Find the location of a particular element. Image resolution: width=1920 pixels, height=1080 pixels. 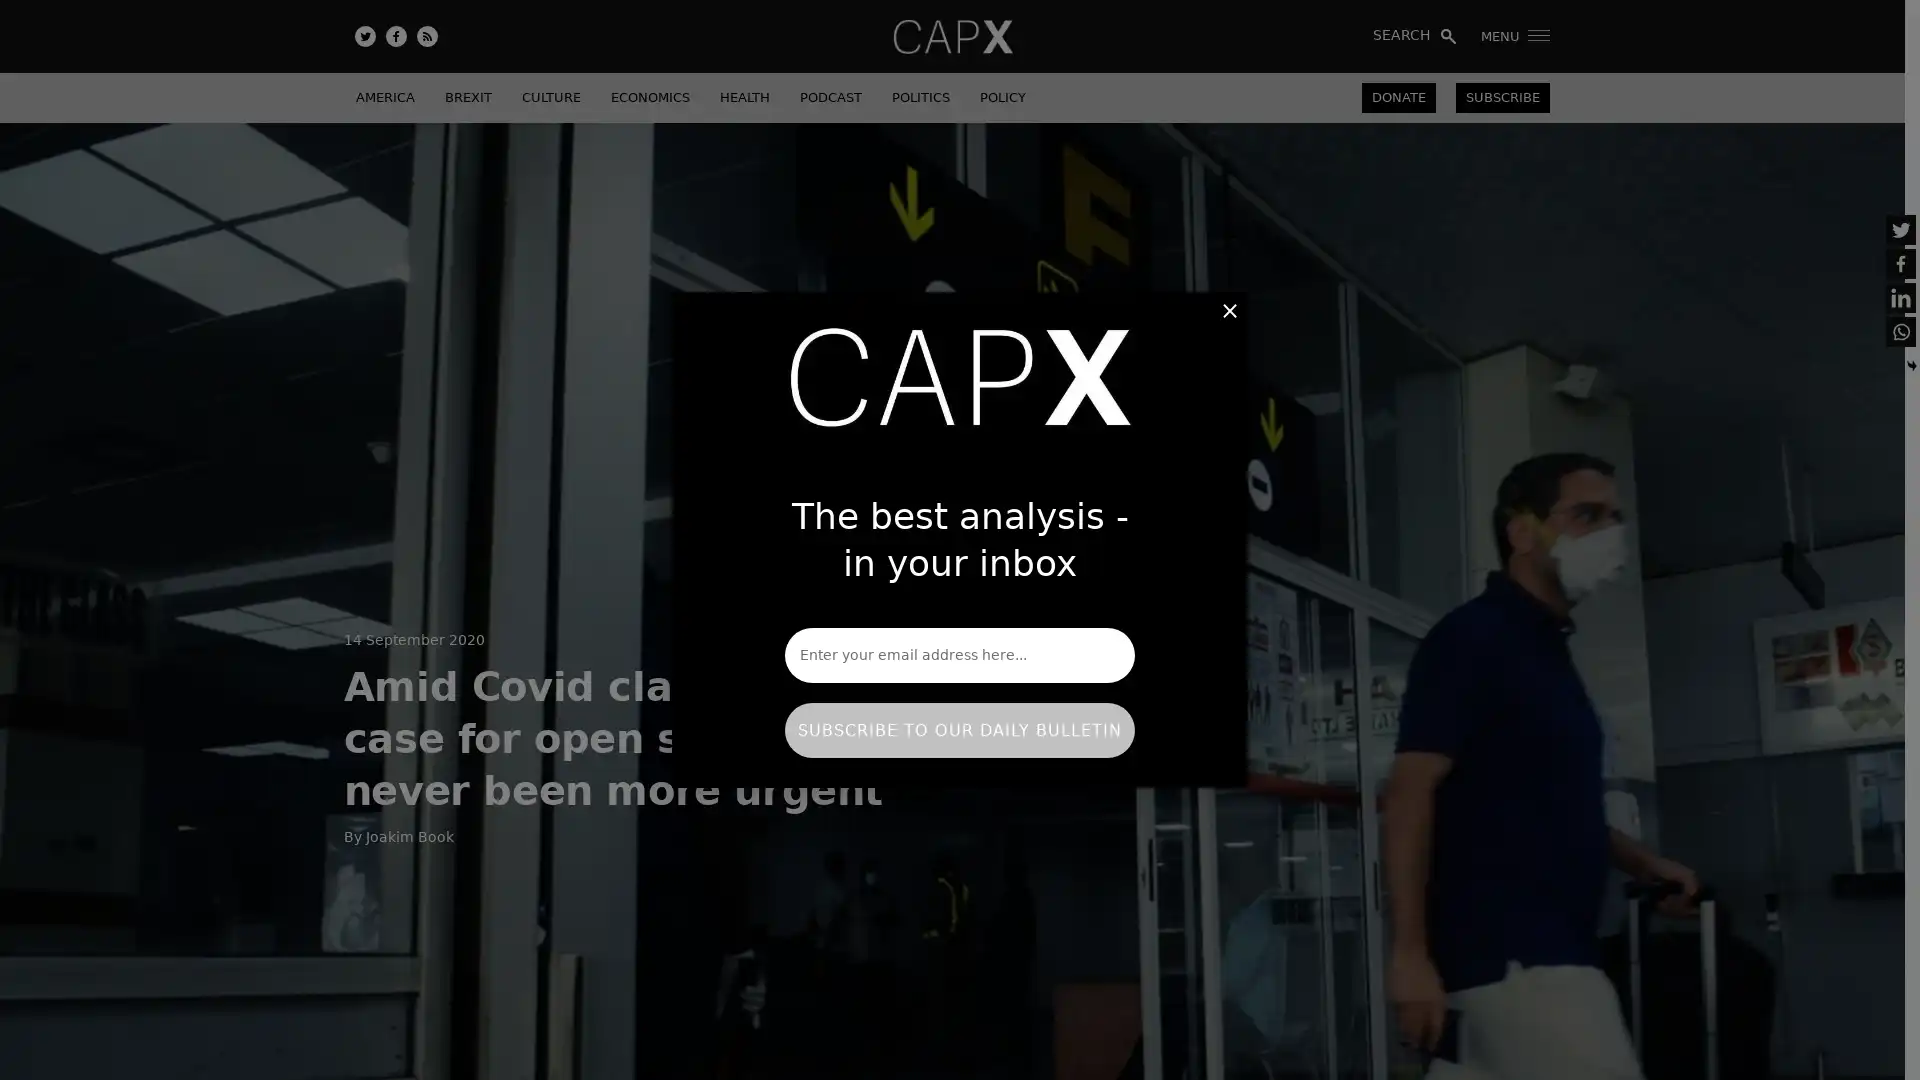

Close is located at coordinates (1228, 309).